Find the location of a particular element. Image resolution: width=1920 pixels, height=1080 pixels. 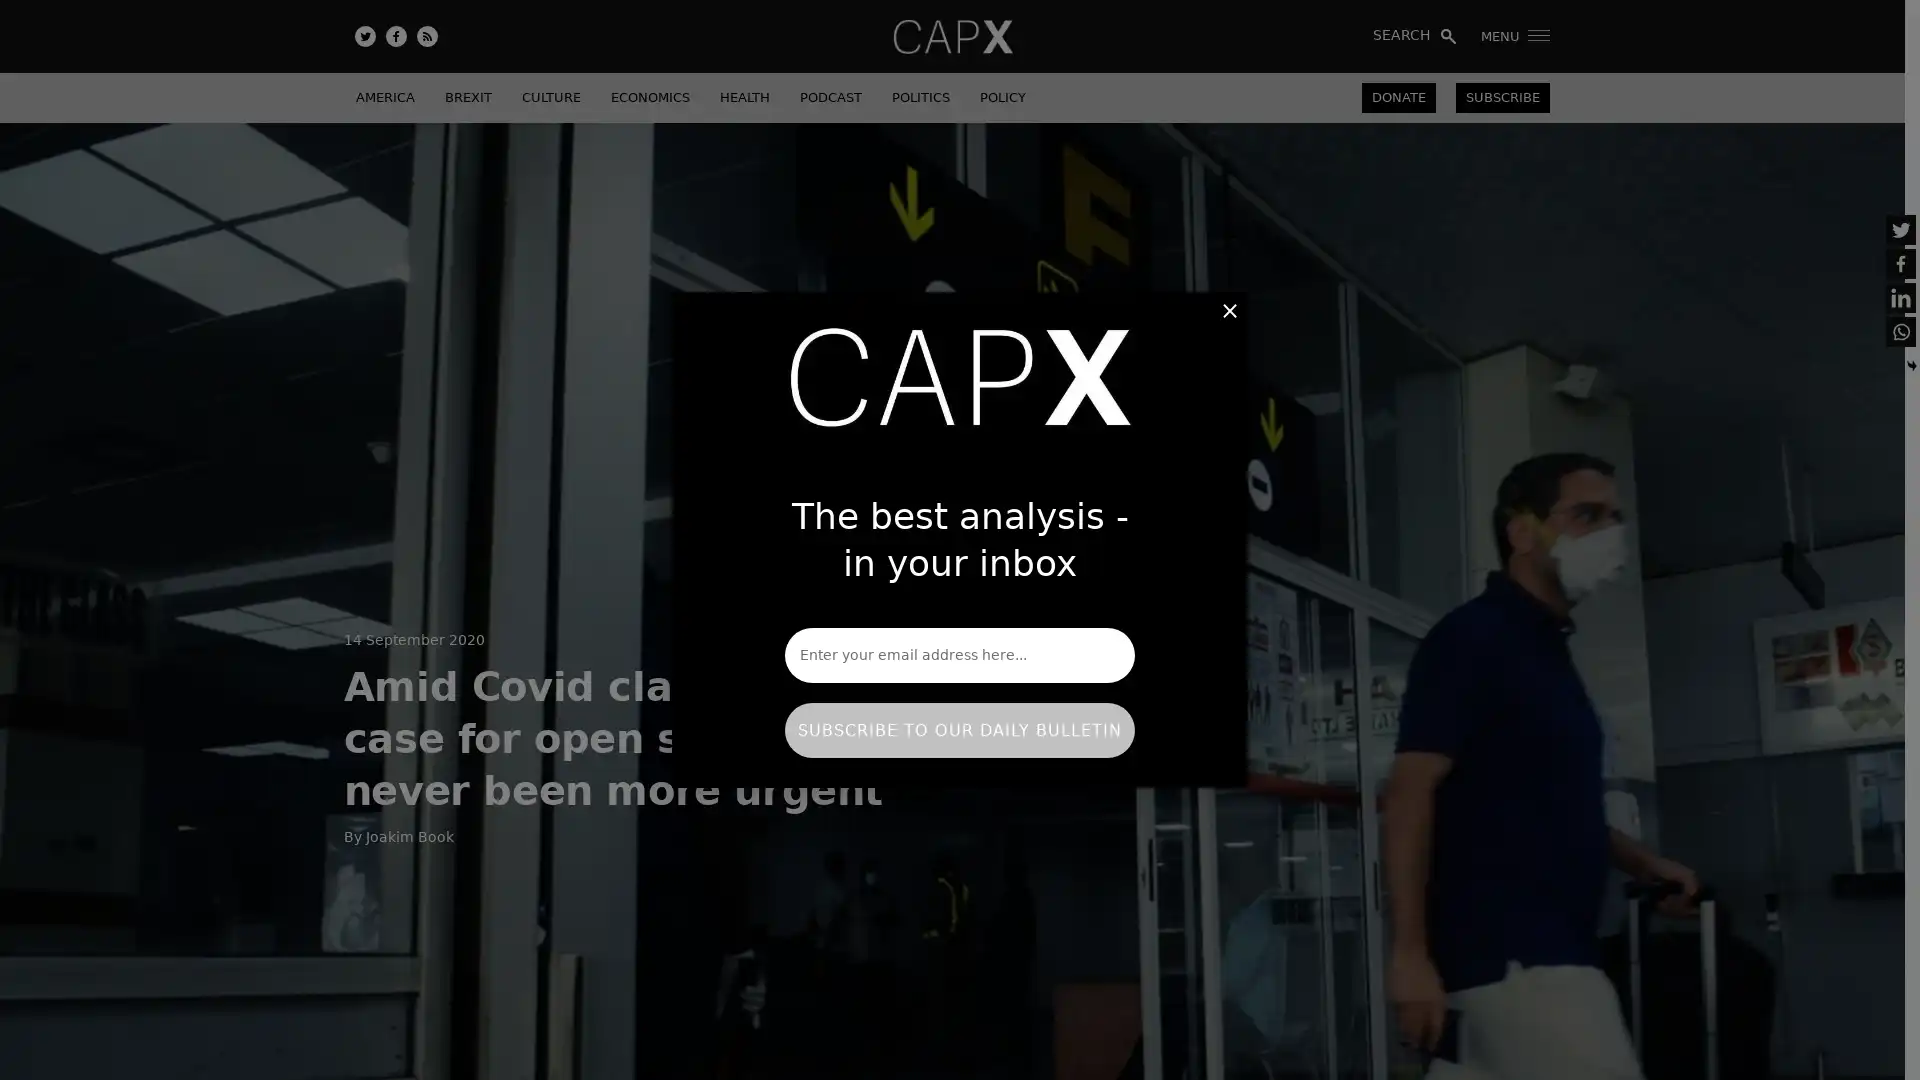

Close is located at coordinates (1228, 309).